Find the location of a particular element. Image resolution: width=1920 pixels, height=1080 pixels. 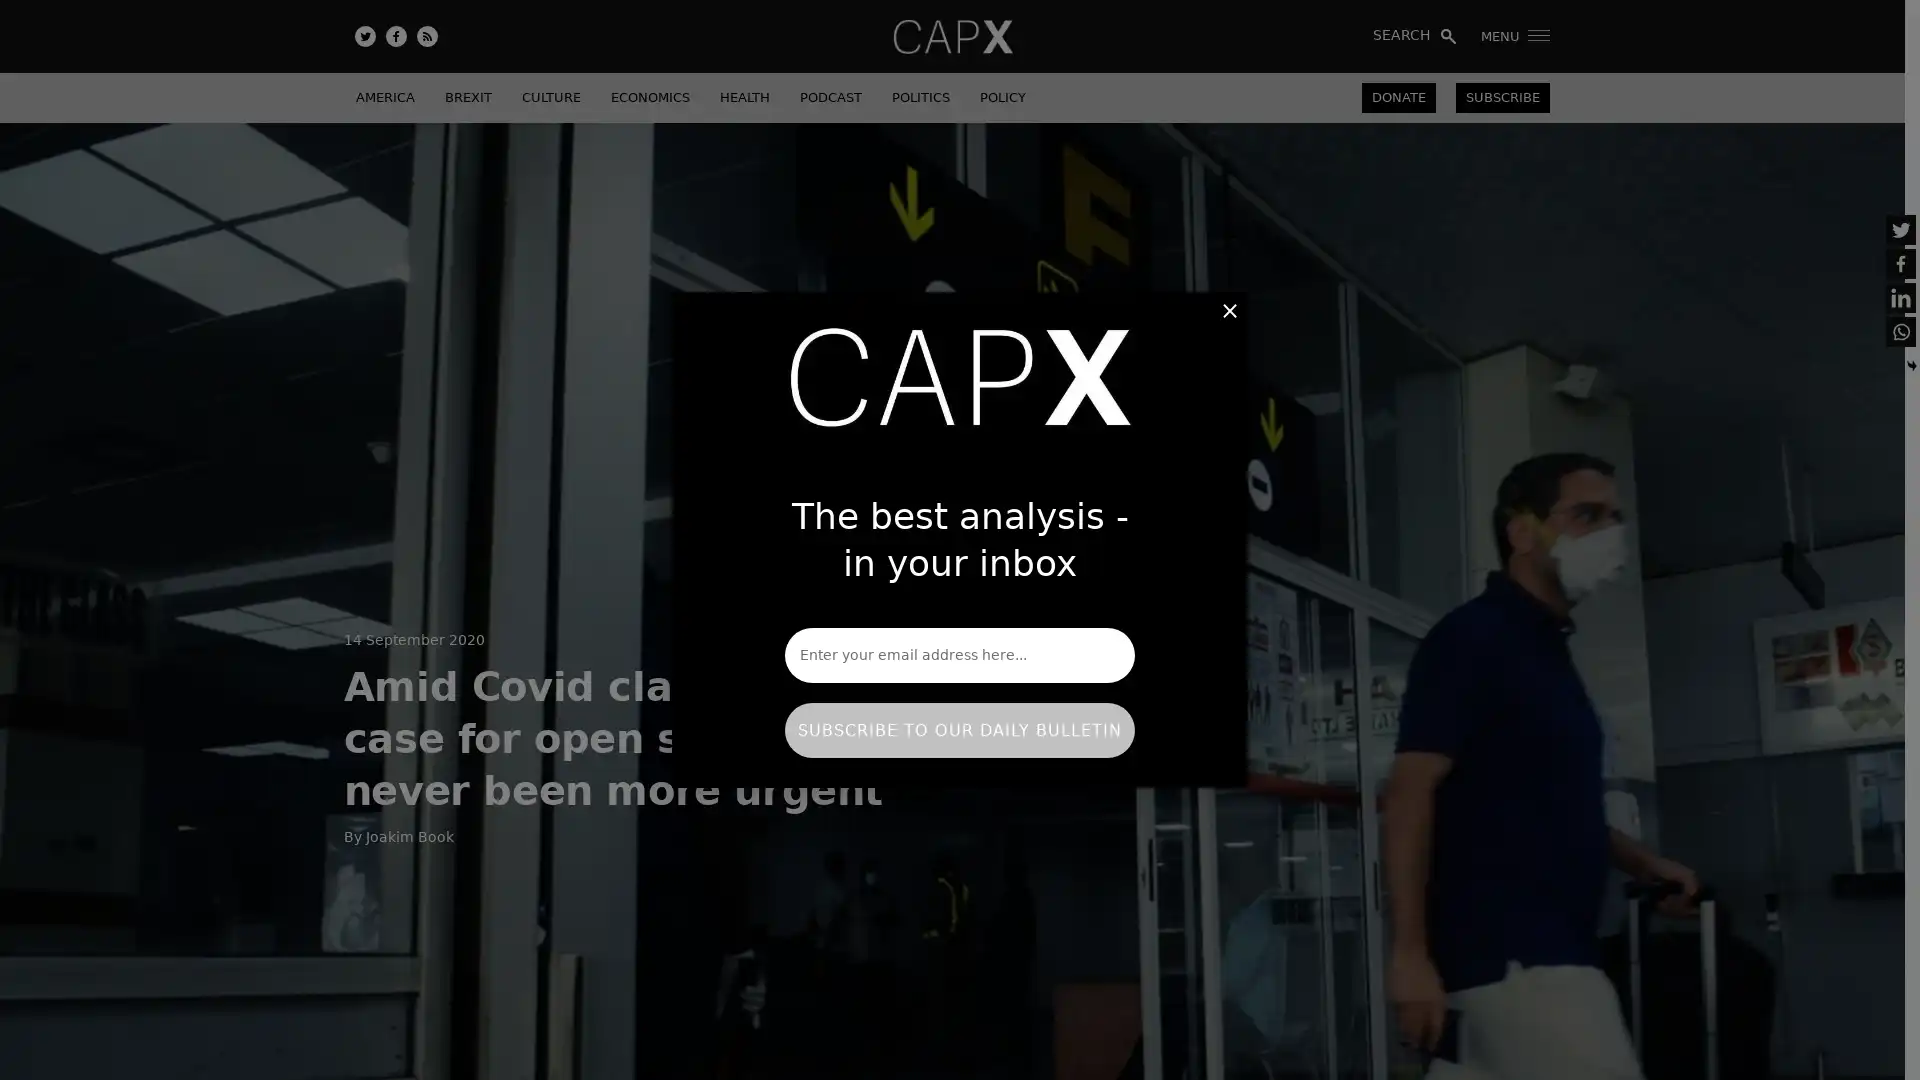

Close is located at coordinates (1228, 309).